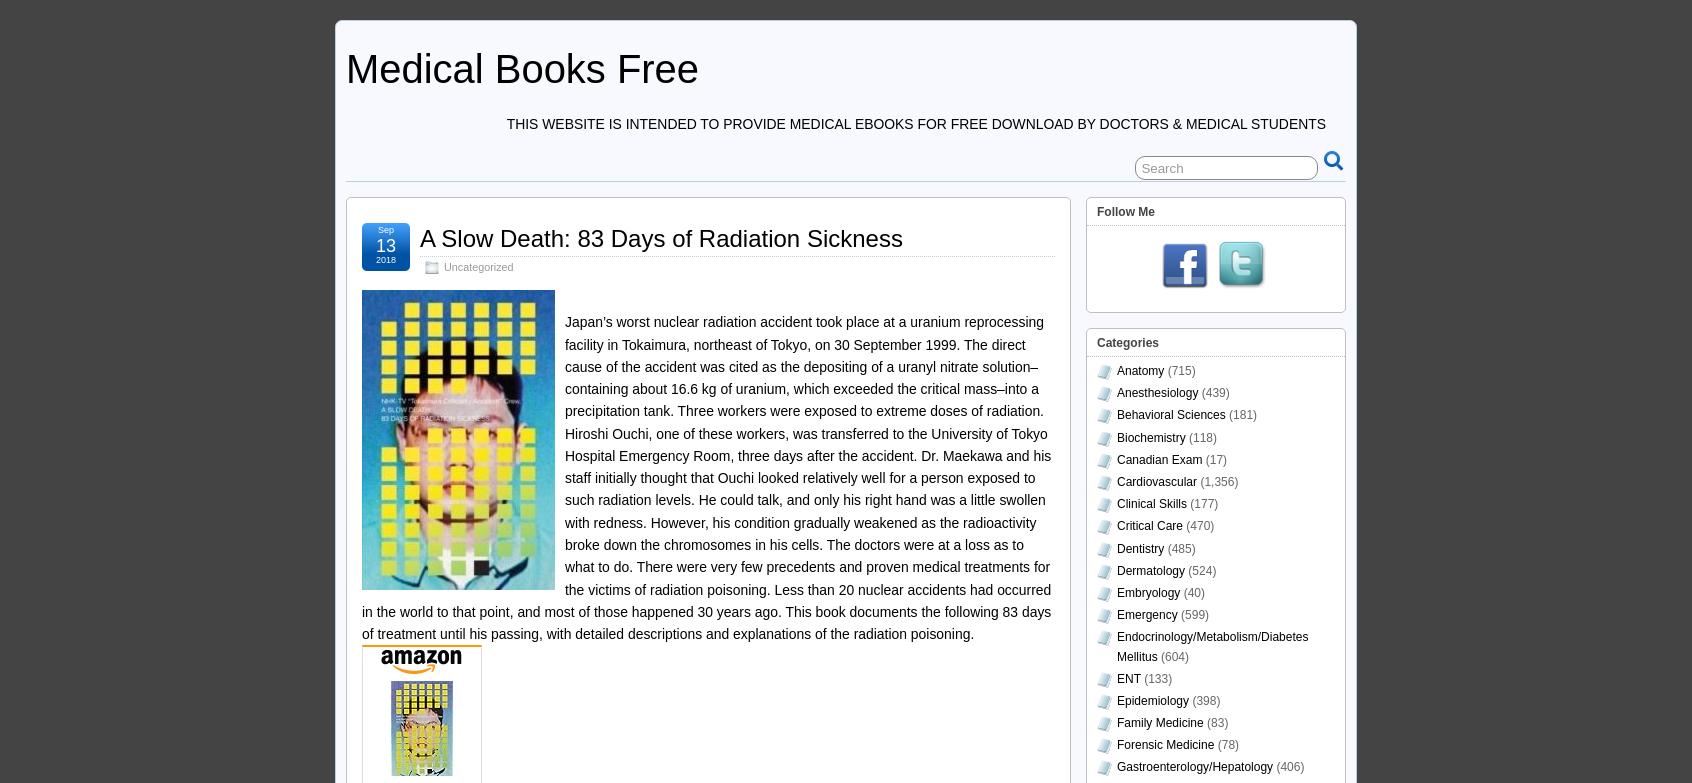 The width and height of the screenshot is (1692, 783). What do you see at coordinates (1204, 699) in the screenshot?
I see `'(398)'` at bounding box center [1204, 699].